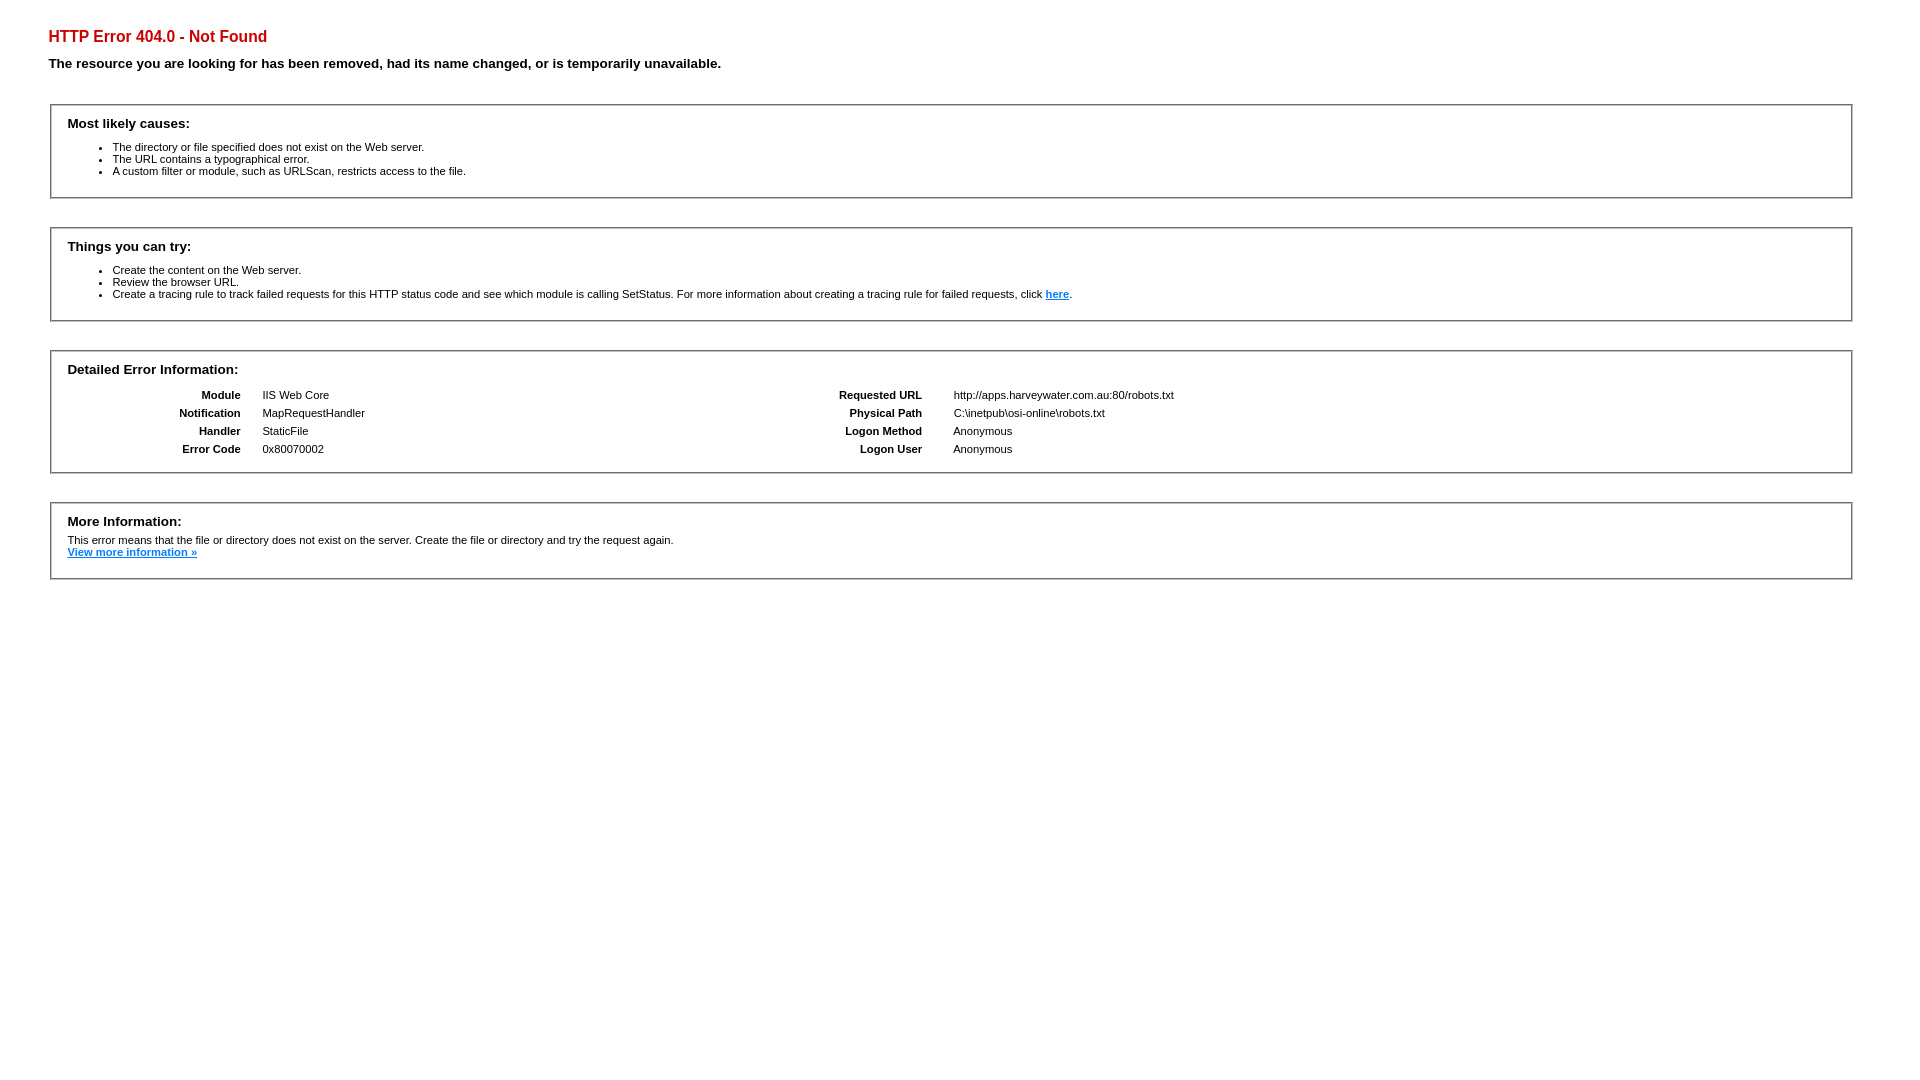 The image size is (1920, 1080). Describe the element at coordinates (1056, 293) in the screenshot. I see `'here'` at that location.